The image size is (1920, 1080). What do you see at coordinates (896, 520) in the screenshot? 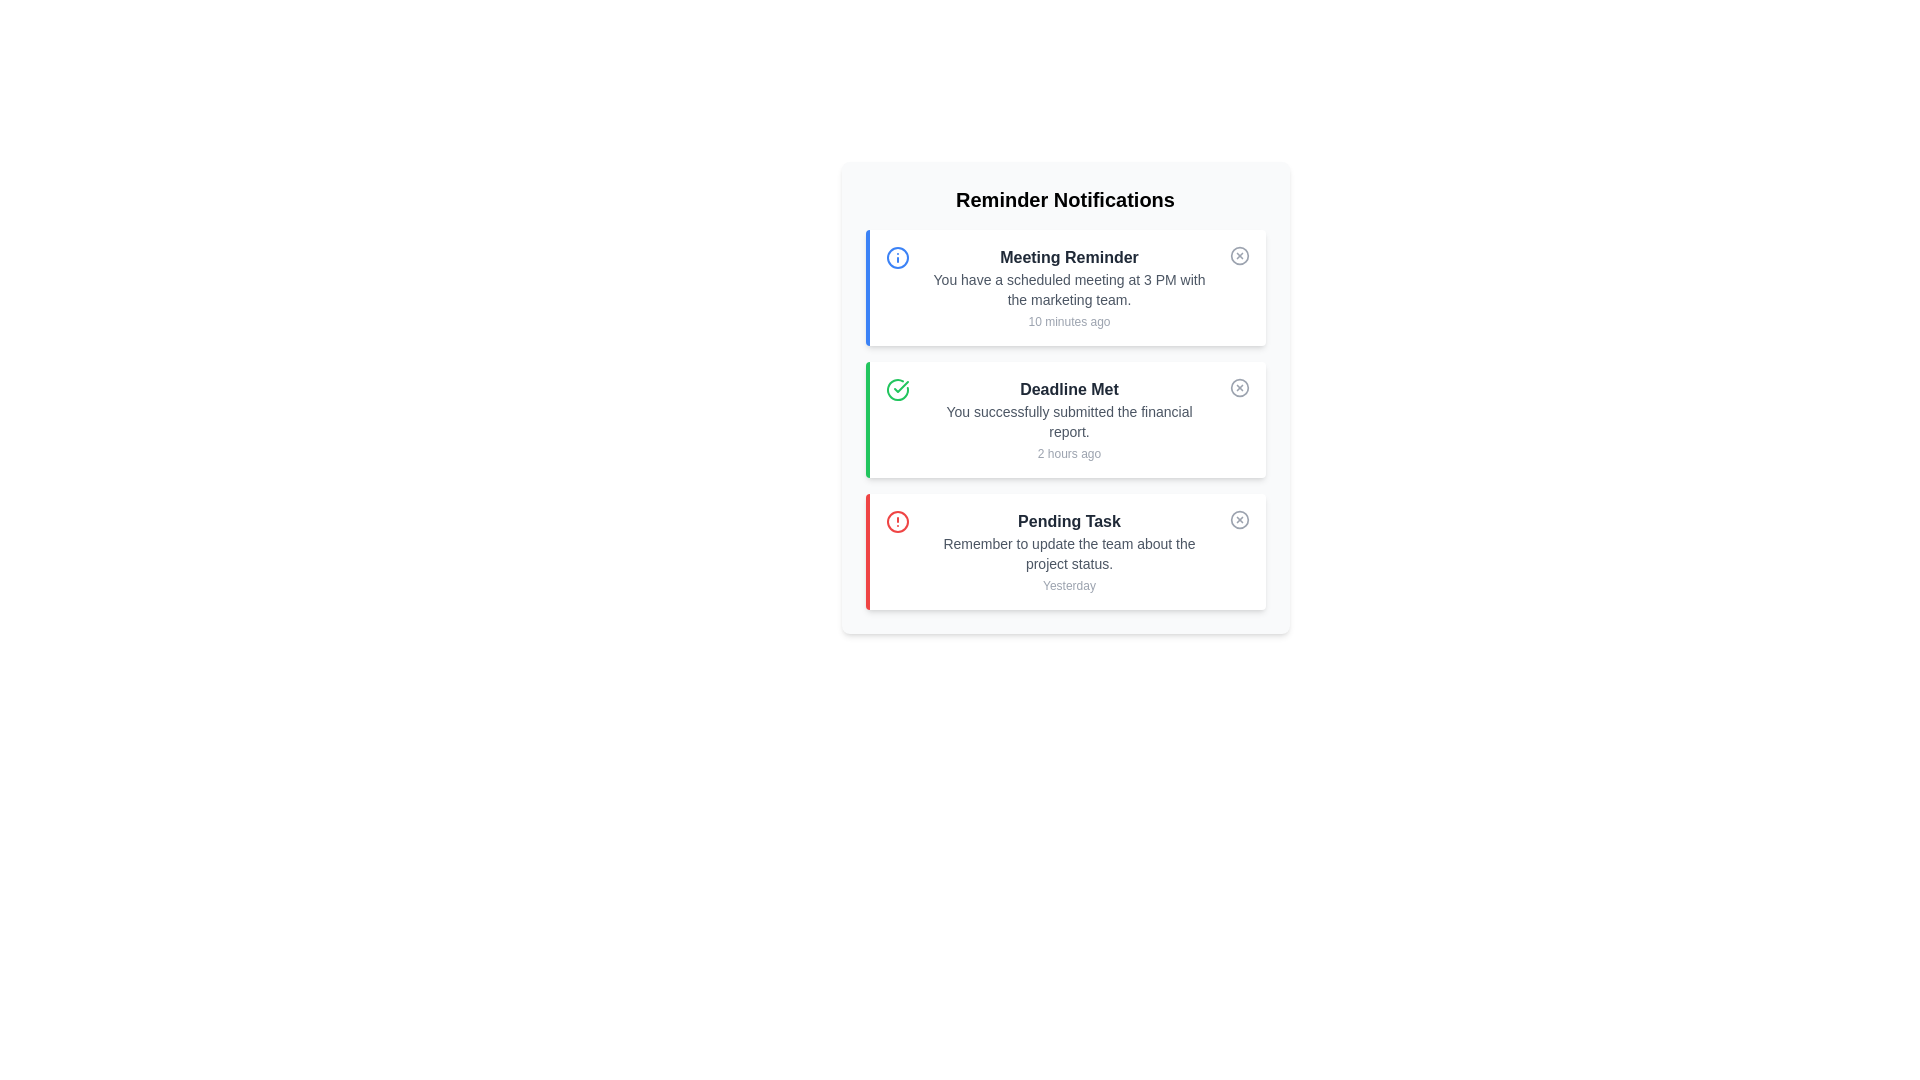
I see `the red circular border of the warning icon associated with the 'Pending Task' notification in the 'Reminder Notifications' section` at bounding box center [896, 520].